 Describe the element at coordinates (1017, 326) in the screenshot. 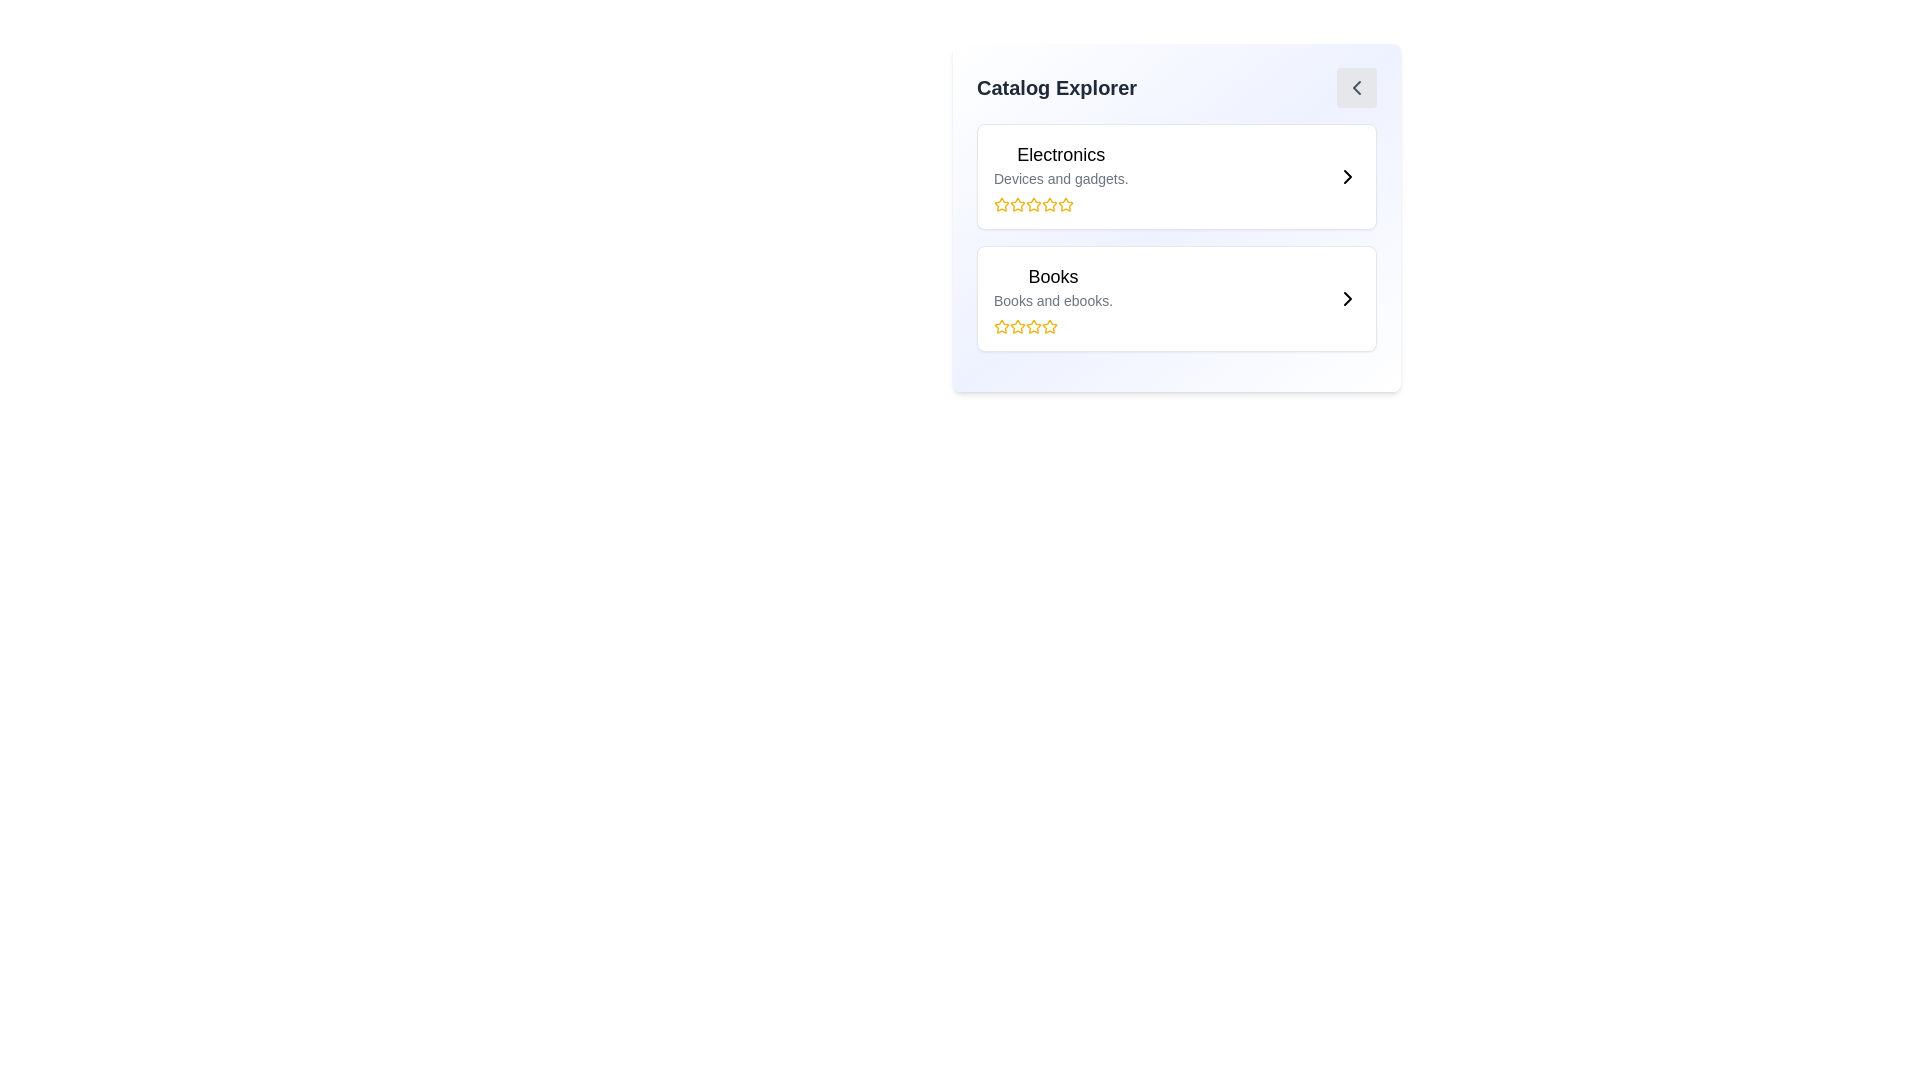

I see `the third star icon in the rating system below the 'Books' category` at that location.